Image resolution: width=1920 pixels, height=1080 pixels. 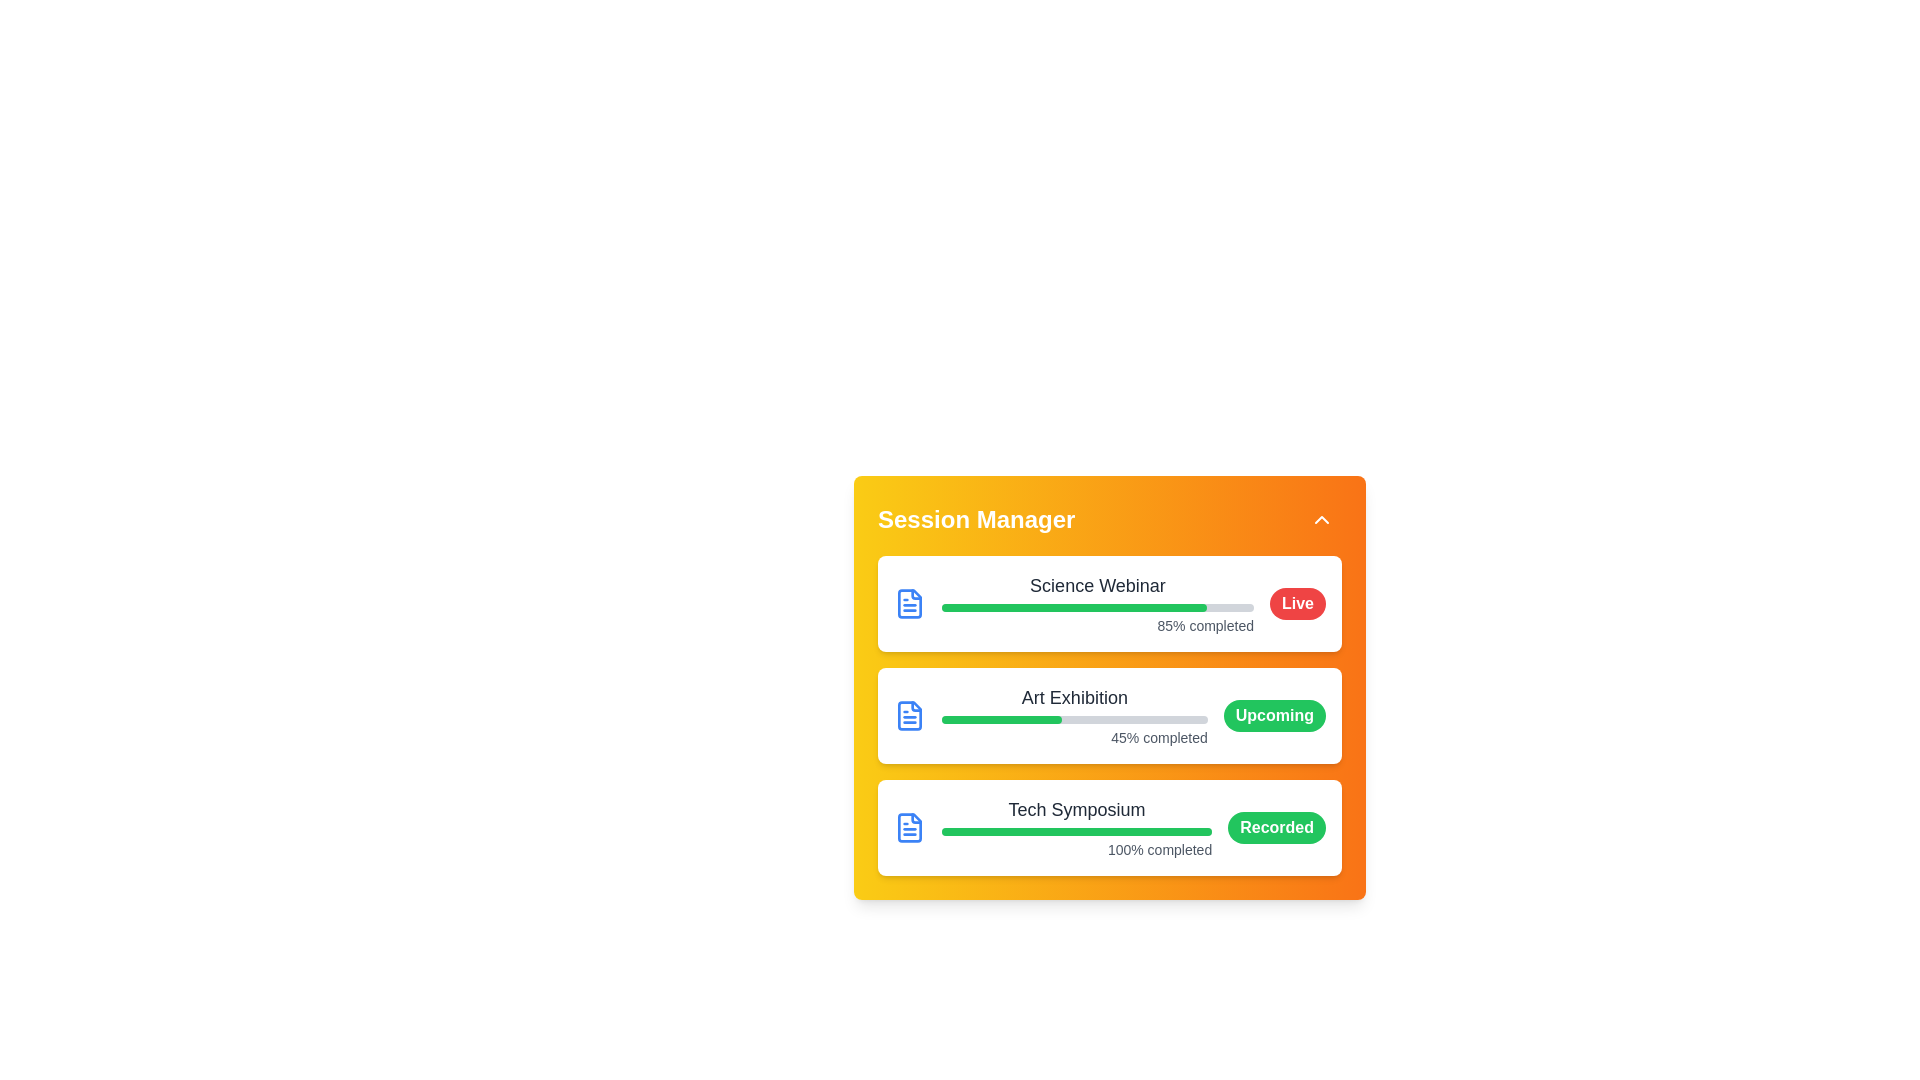 What do you see at coordinates (976, 519) in the screenshot?
I see `the text label displaying 'Session Manager', which is styled in white bold font on an orange gradient background, located at the top left of the orange card component` at bounding box center [976, 519].